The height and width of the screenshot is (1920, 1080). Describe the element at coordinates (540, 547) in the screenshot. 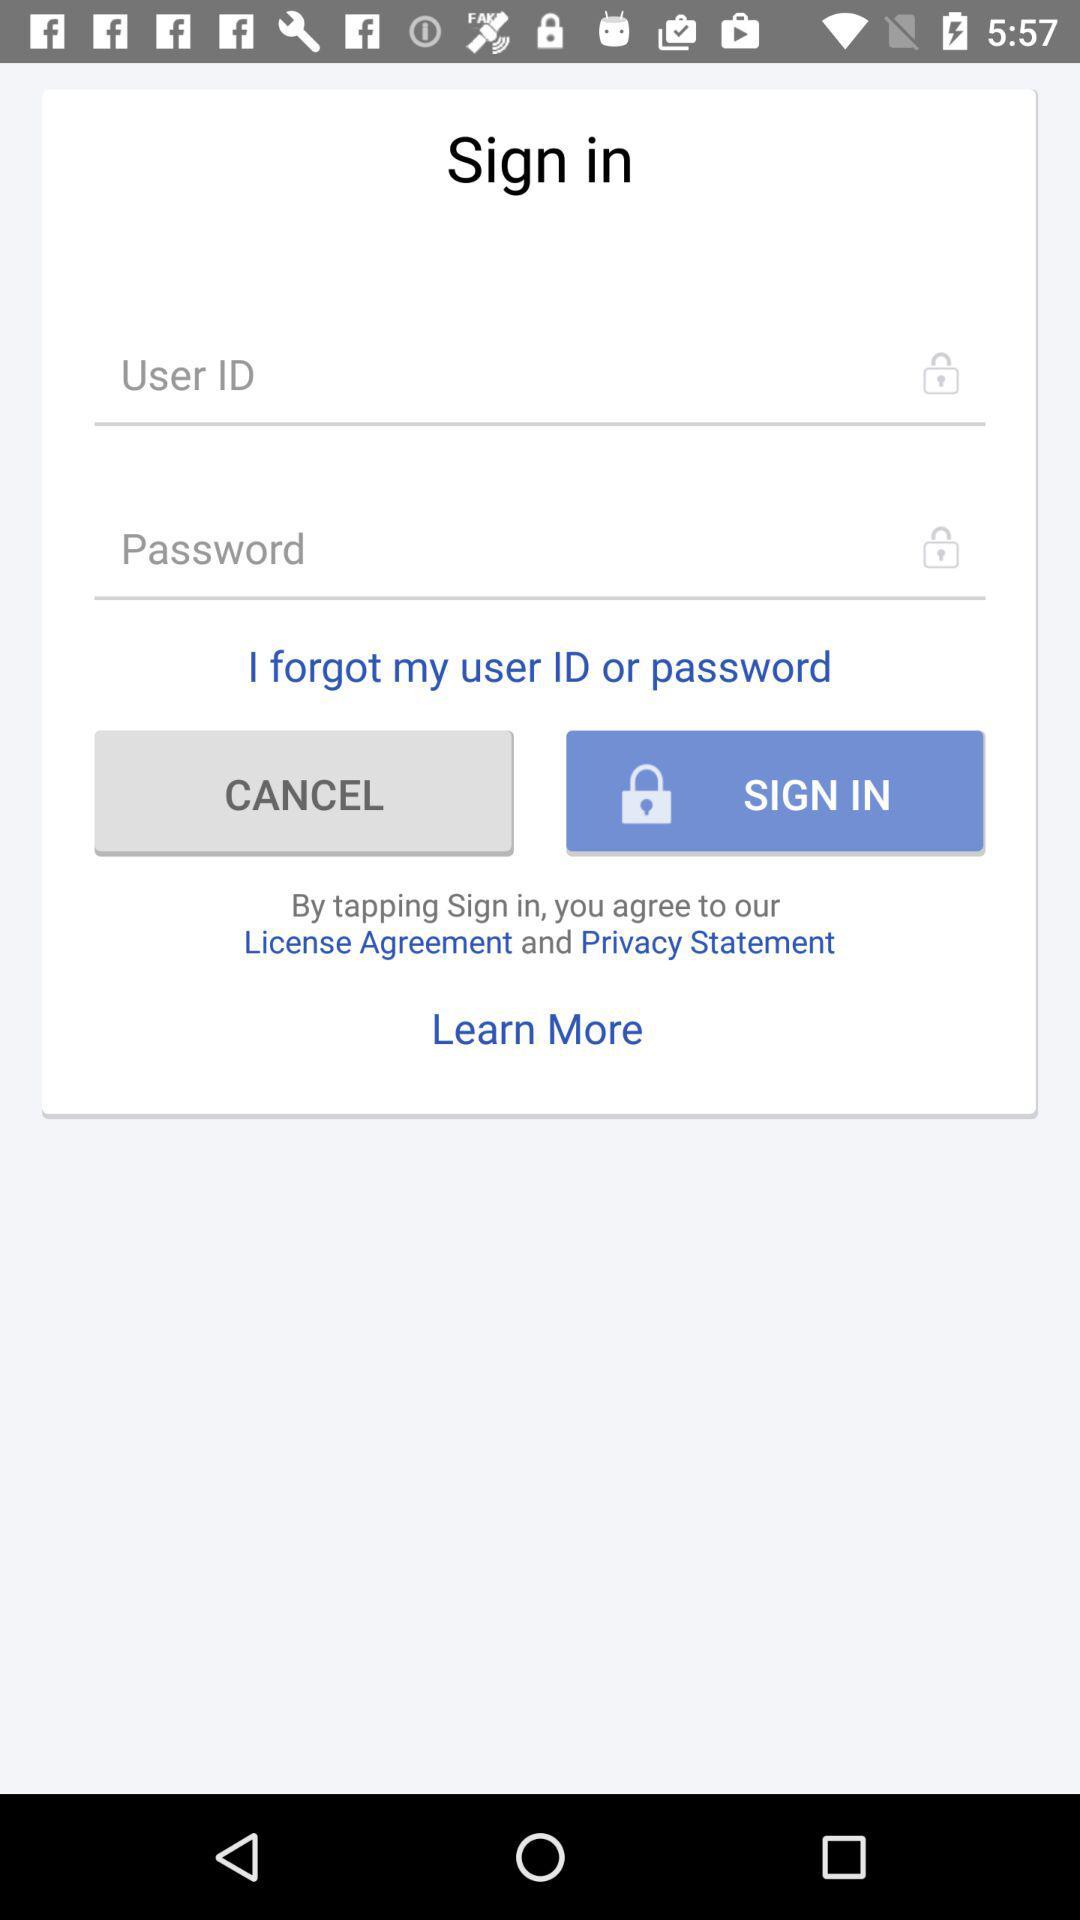

I see `password` at that location.